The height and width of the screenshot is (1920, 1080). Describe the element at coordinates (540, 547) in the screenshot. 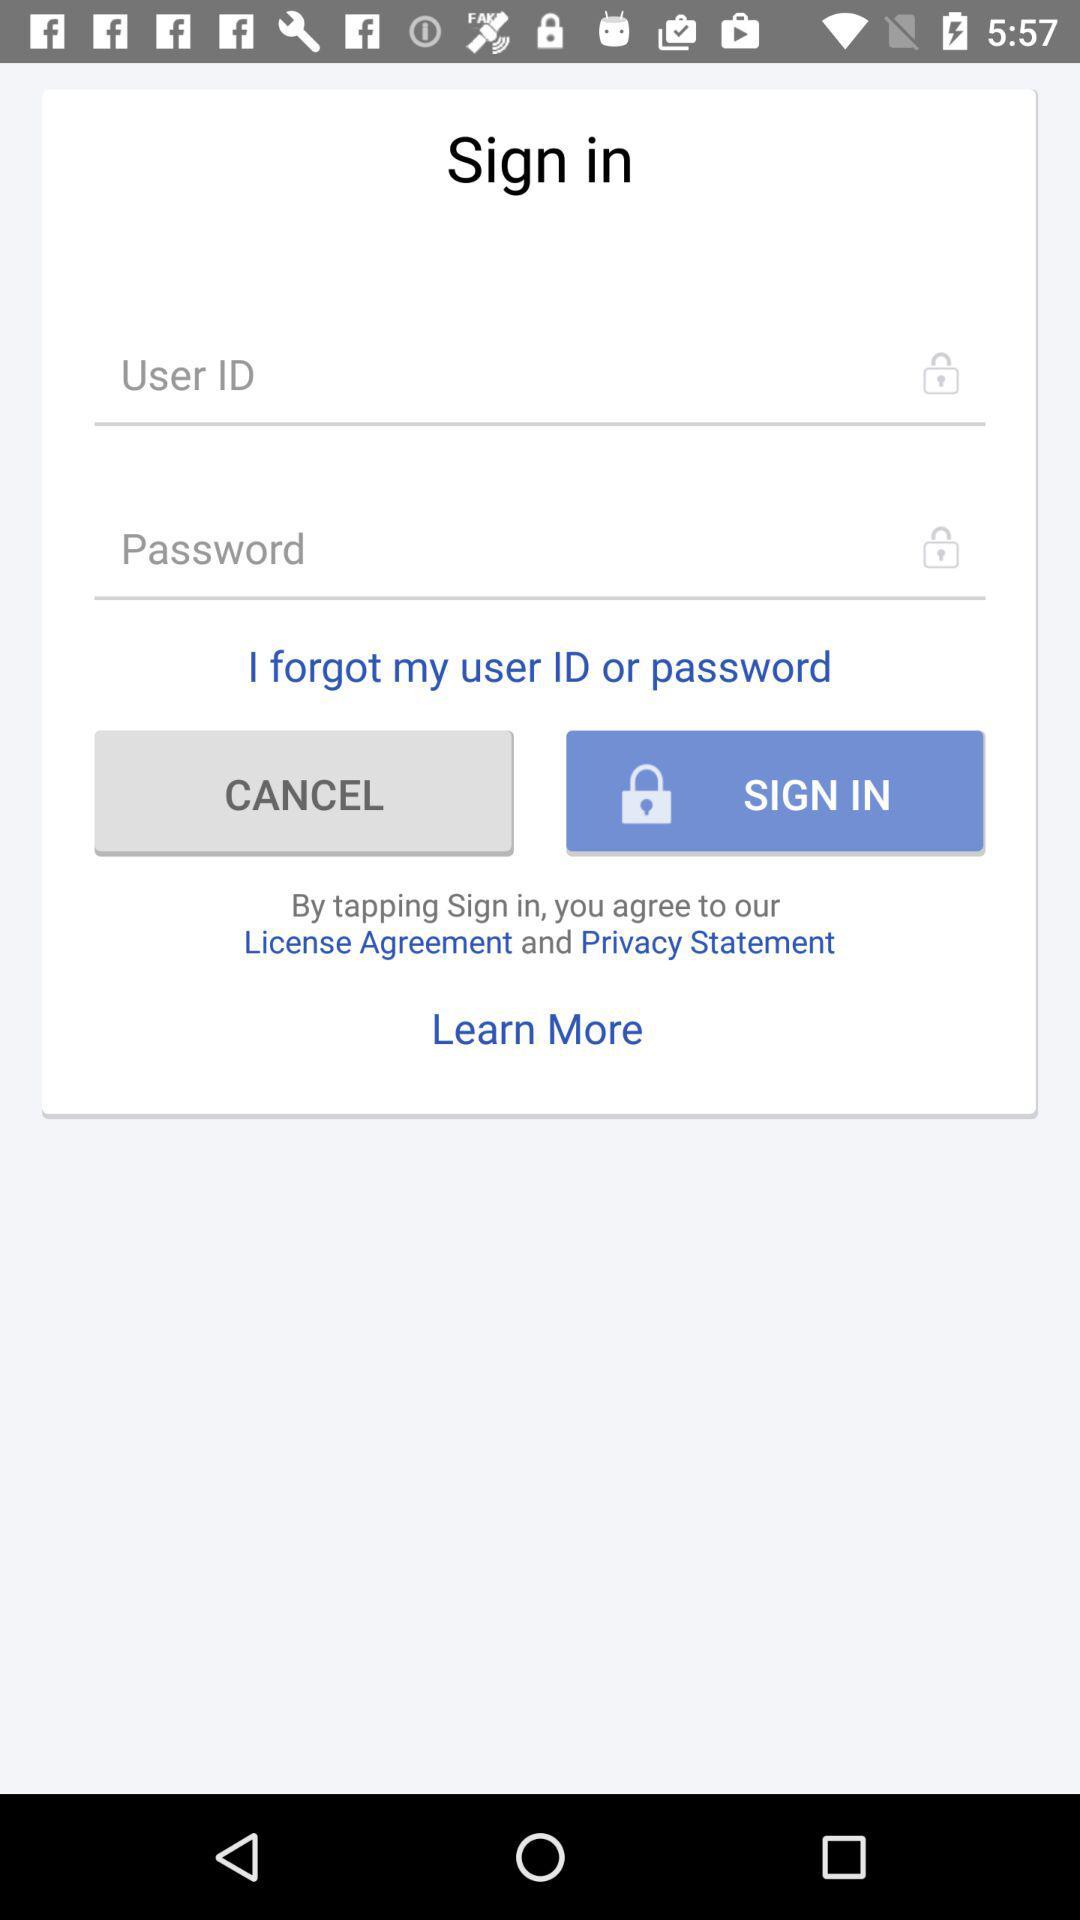

I see `password` at that location.